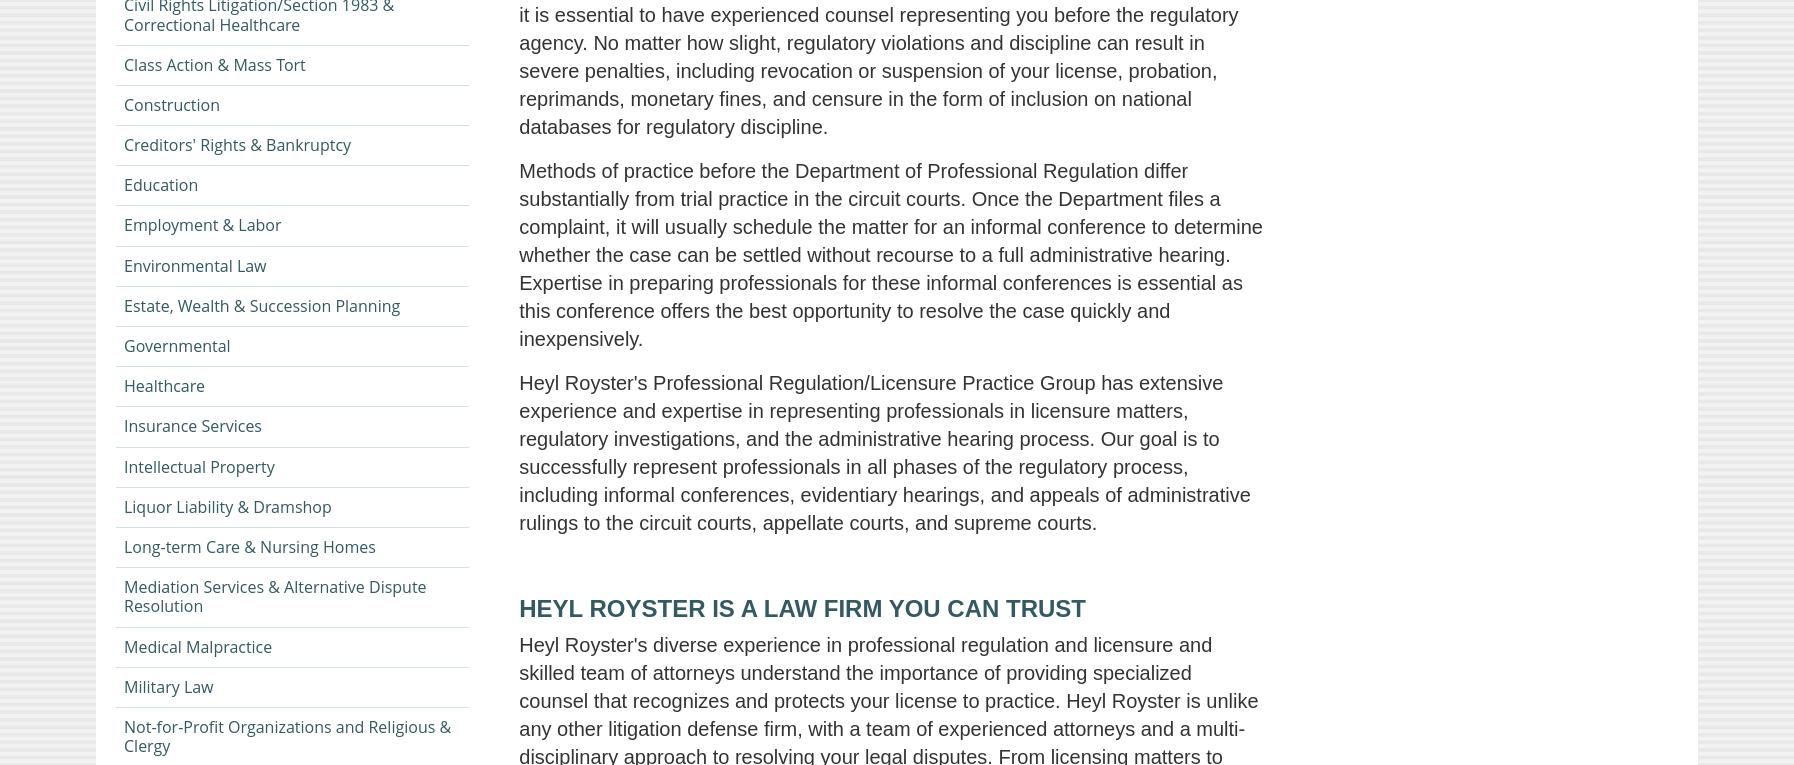  I want to click on 'Governmental', so click(176, 345).